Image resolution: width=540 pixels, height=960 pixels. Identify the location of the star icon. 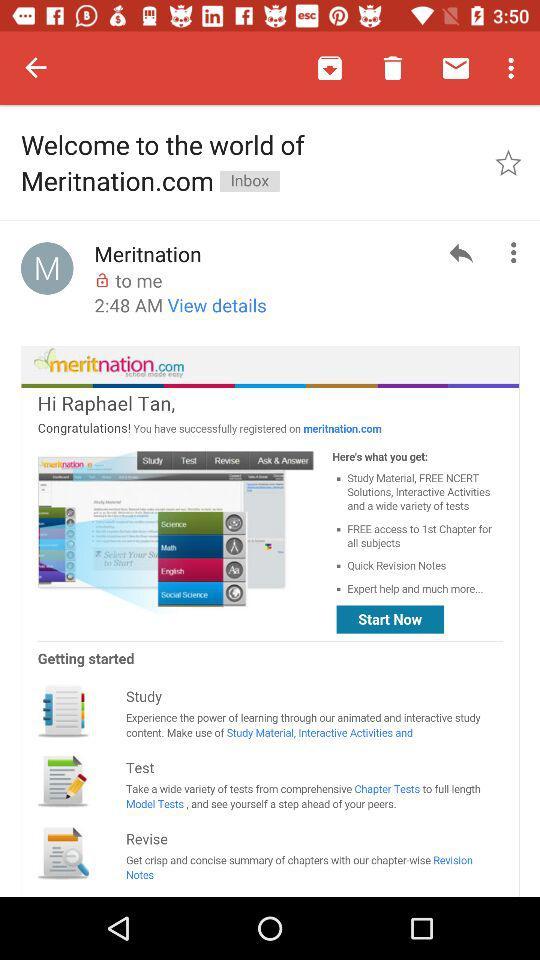
(508, 161).